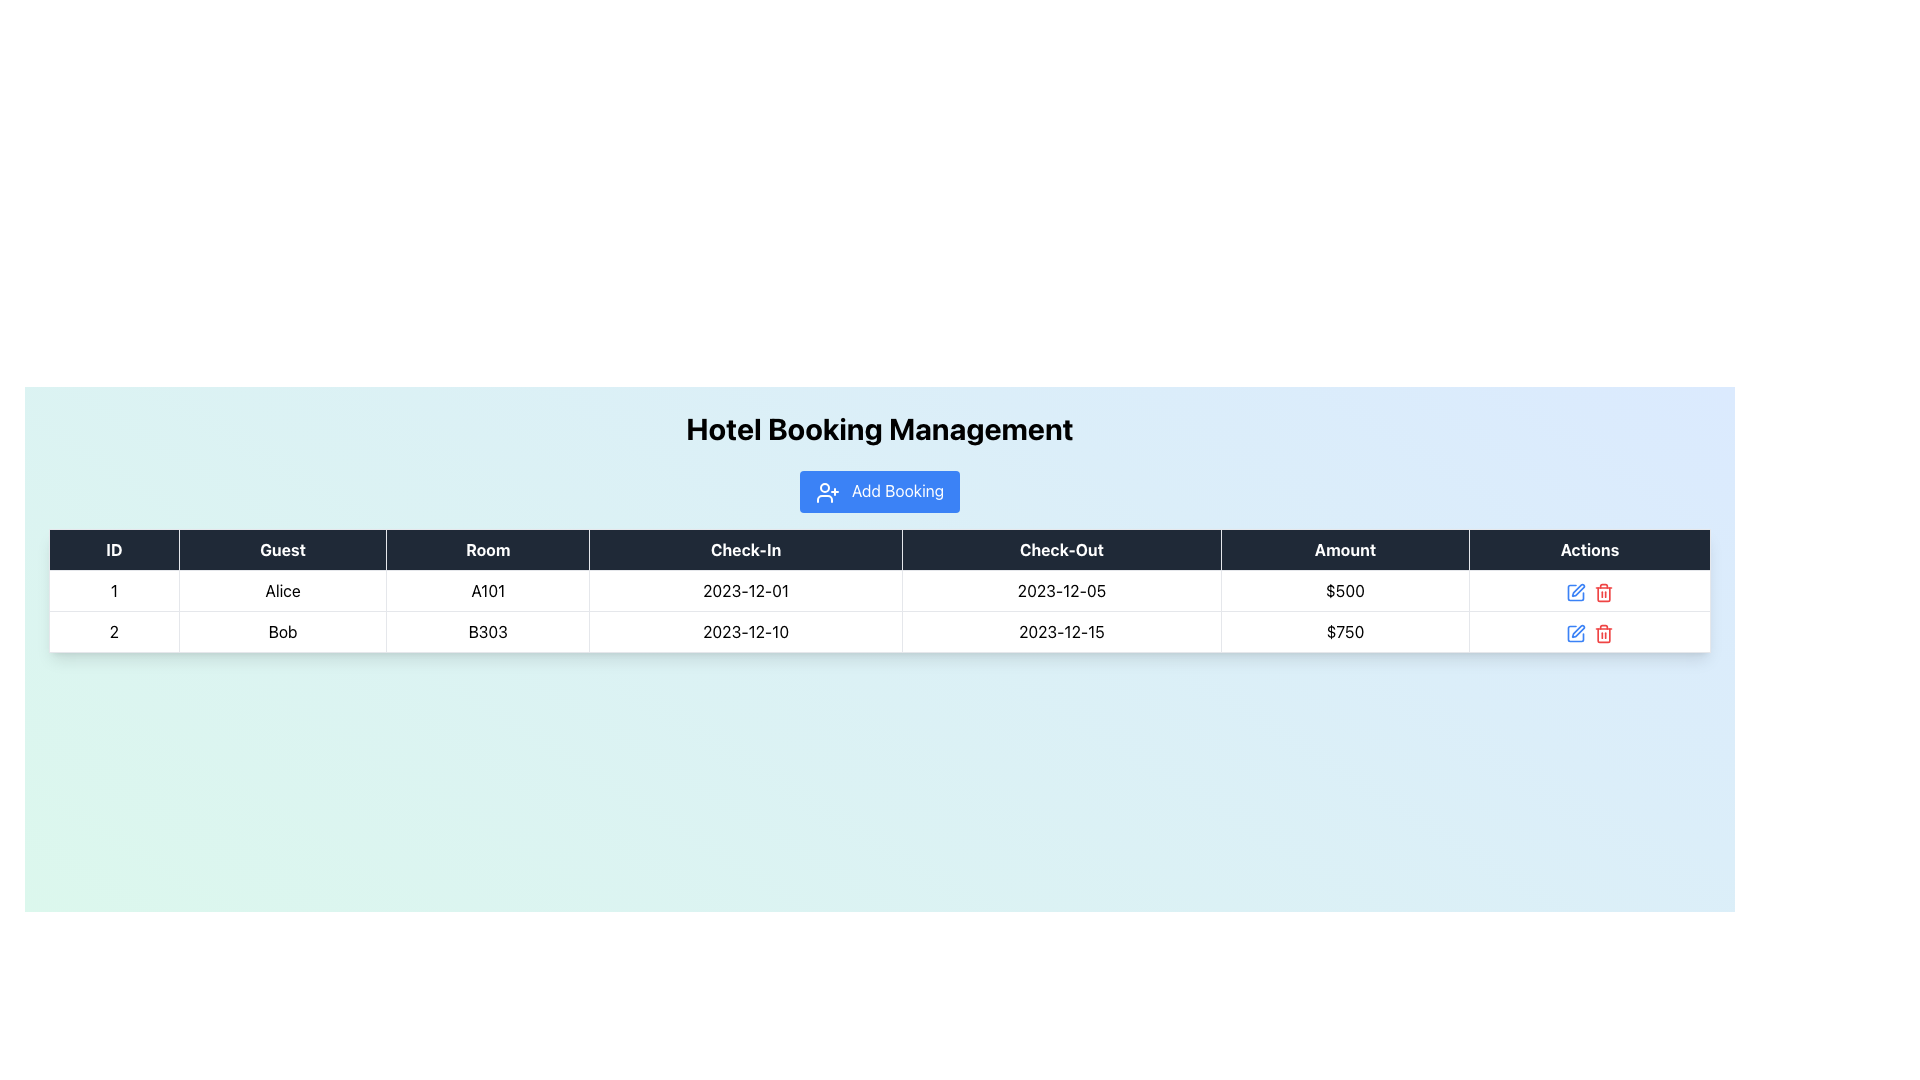 This screenshot has width=1920, height=1080. I want to click on the 'Check-In' column header cell, which is the fourth column in the table, located between the 'Room' and 'Check-Out' headers, so click(745, 549).